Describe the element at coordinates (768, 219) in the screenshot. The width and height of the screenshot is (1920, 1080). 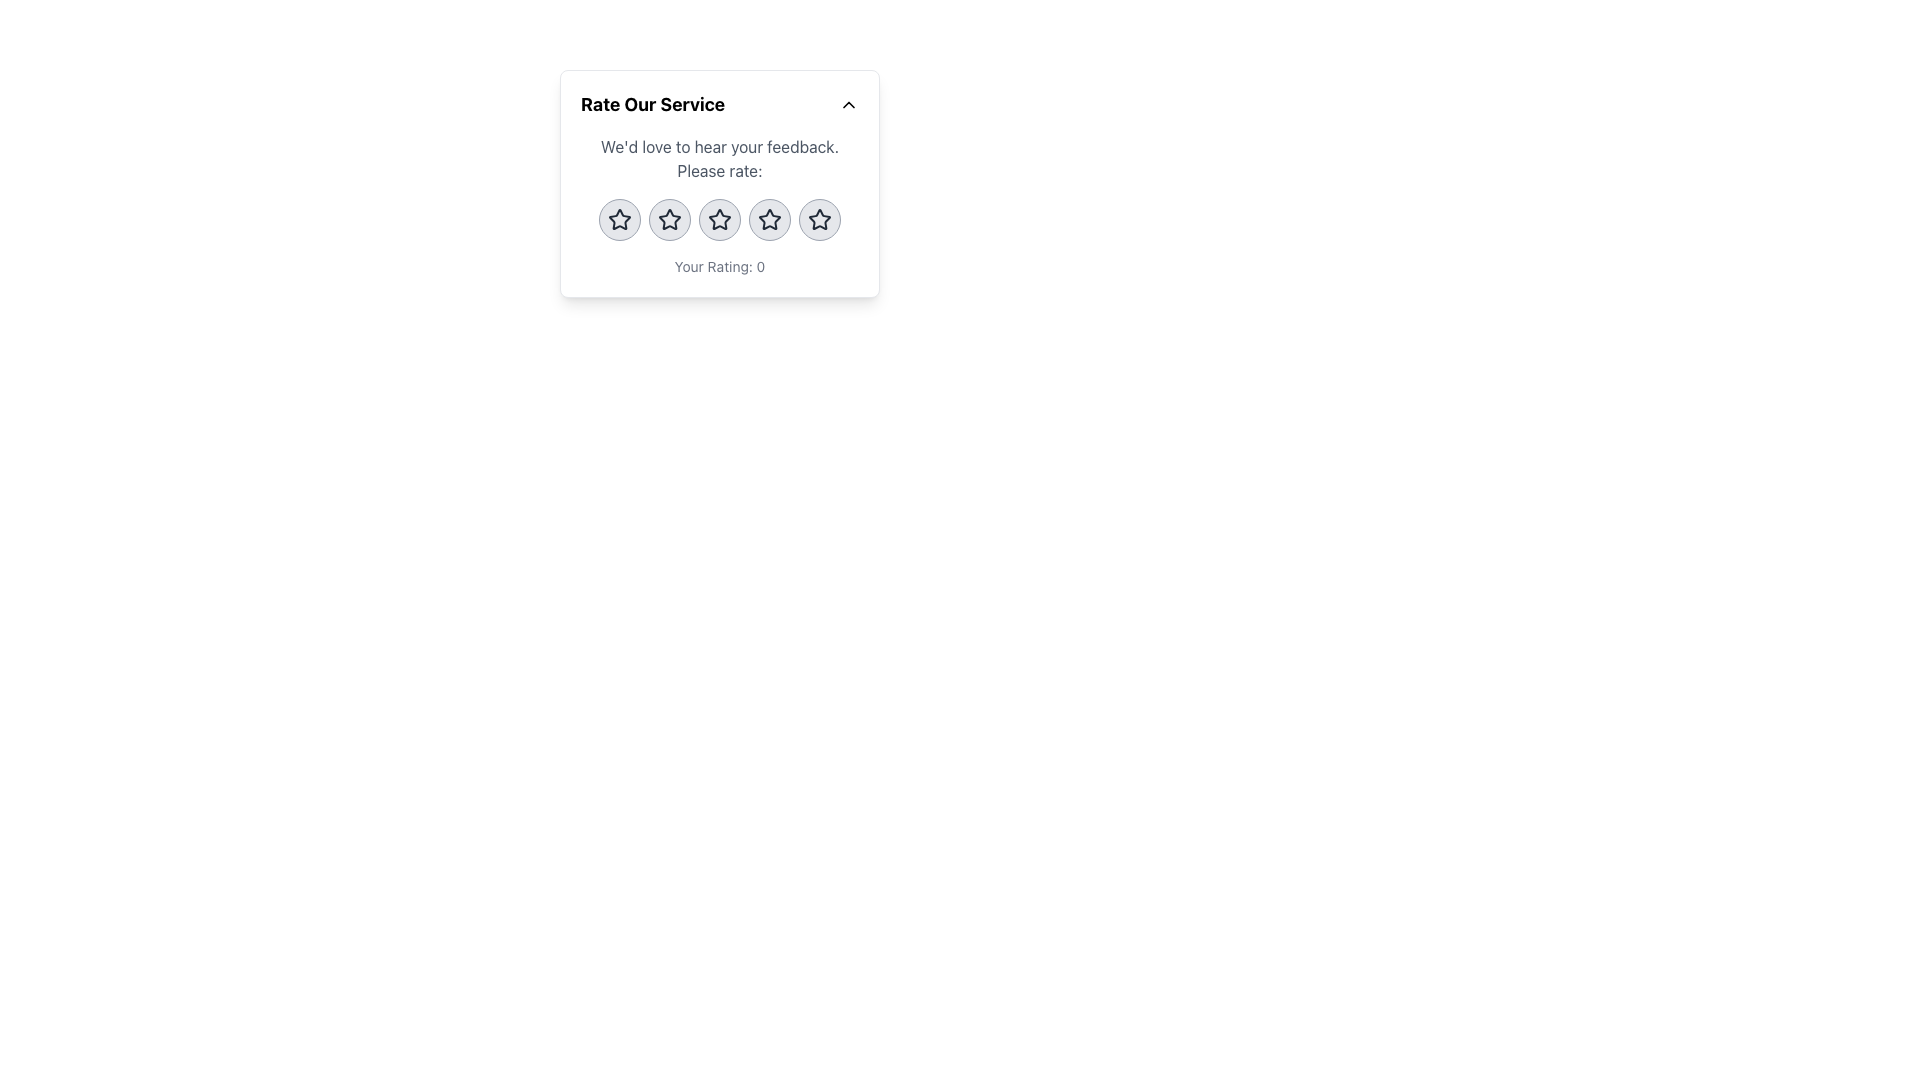
I see `the circular button with a light gray background and dark gray border, which contains an outlined dark gray star icon` at that location.